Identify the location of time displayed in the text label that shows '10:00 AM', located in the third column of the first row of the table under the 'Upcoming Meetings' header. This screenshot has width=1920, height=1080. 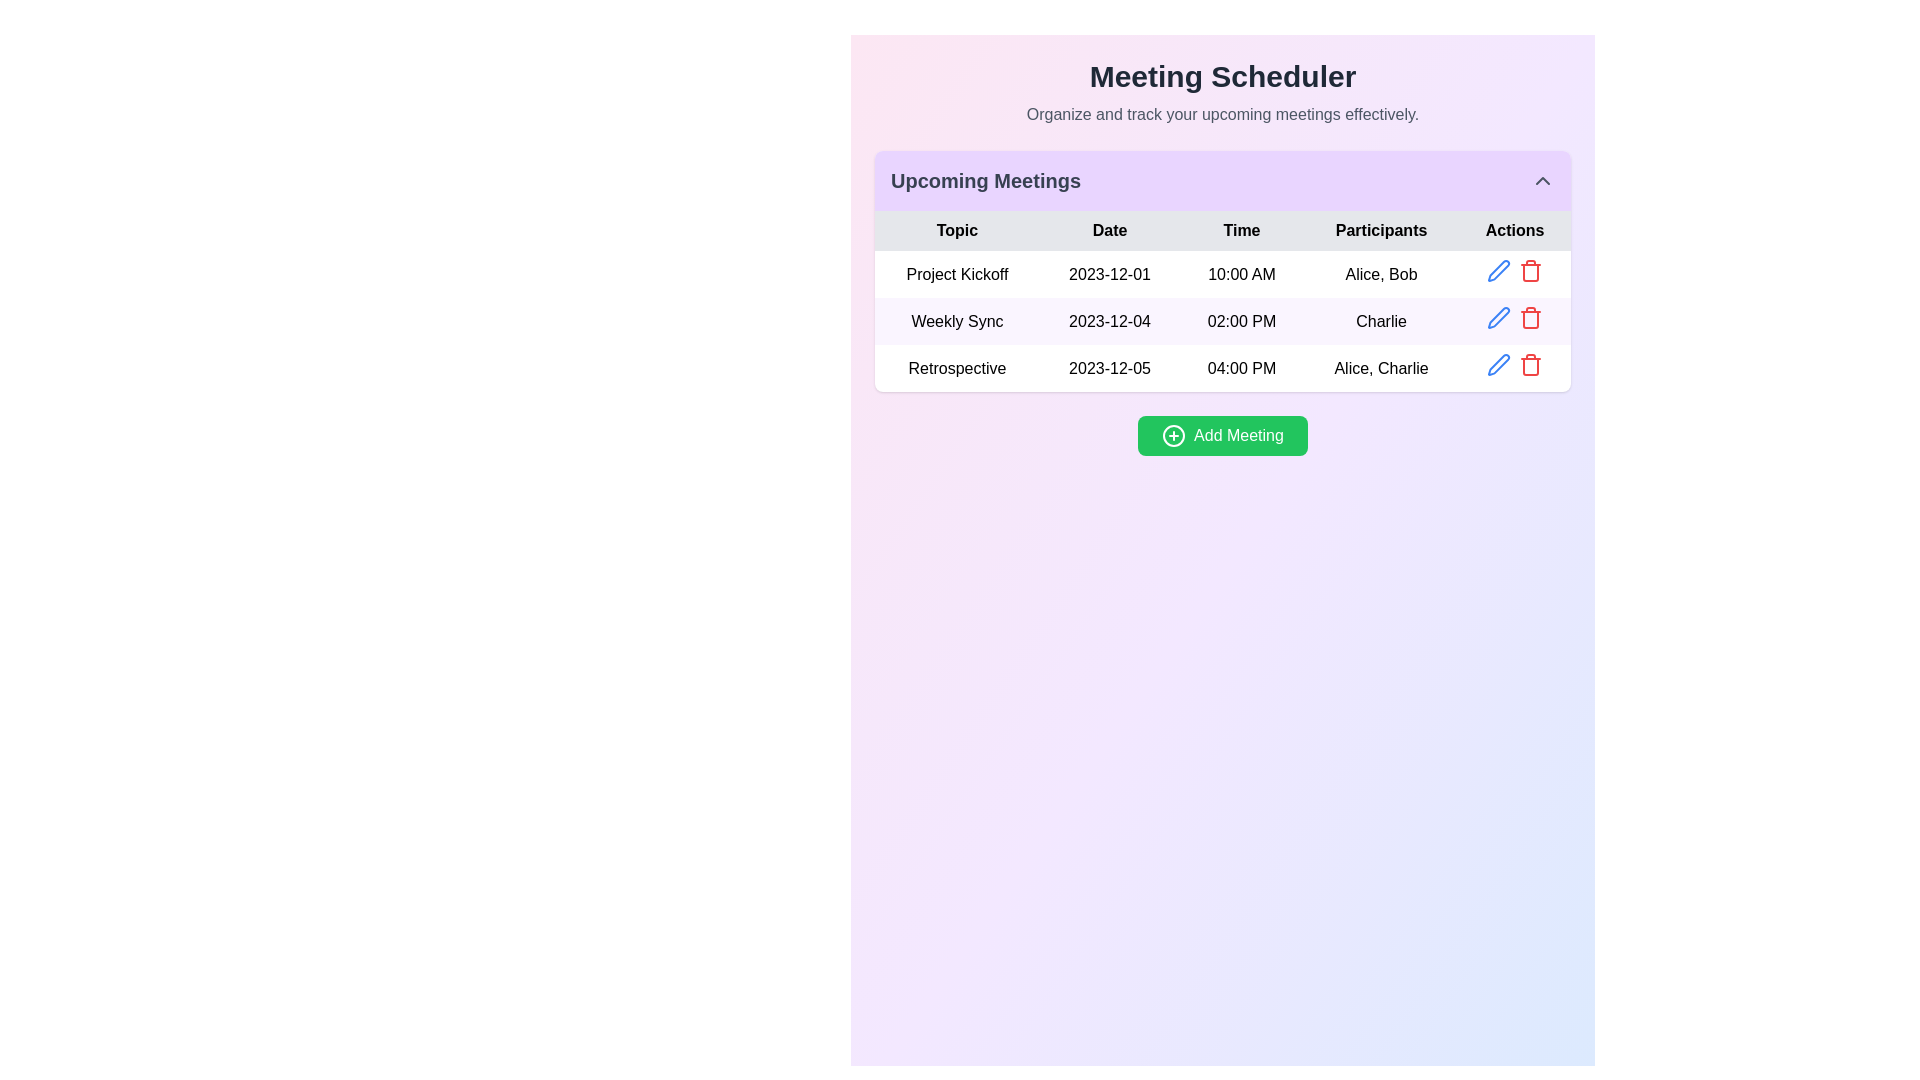
(1241, 274).